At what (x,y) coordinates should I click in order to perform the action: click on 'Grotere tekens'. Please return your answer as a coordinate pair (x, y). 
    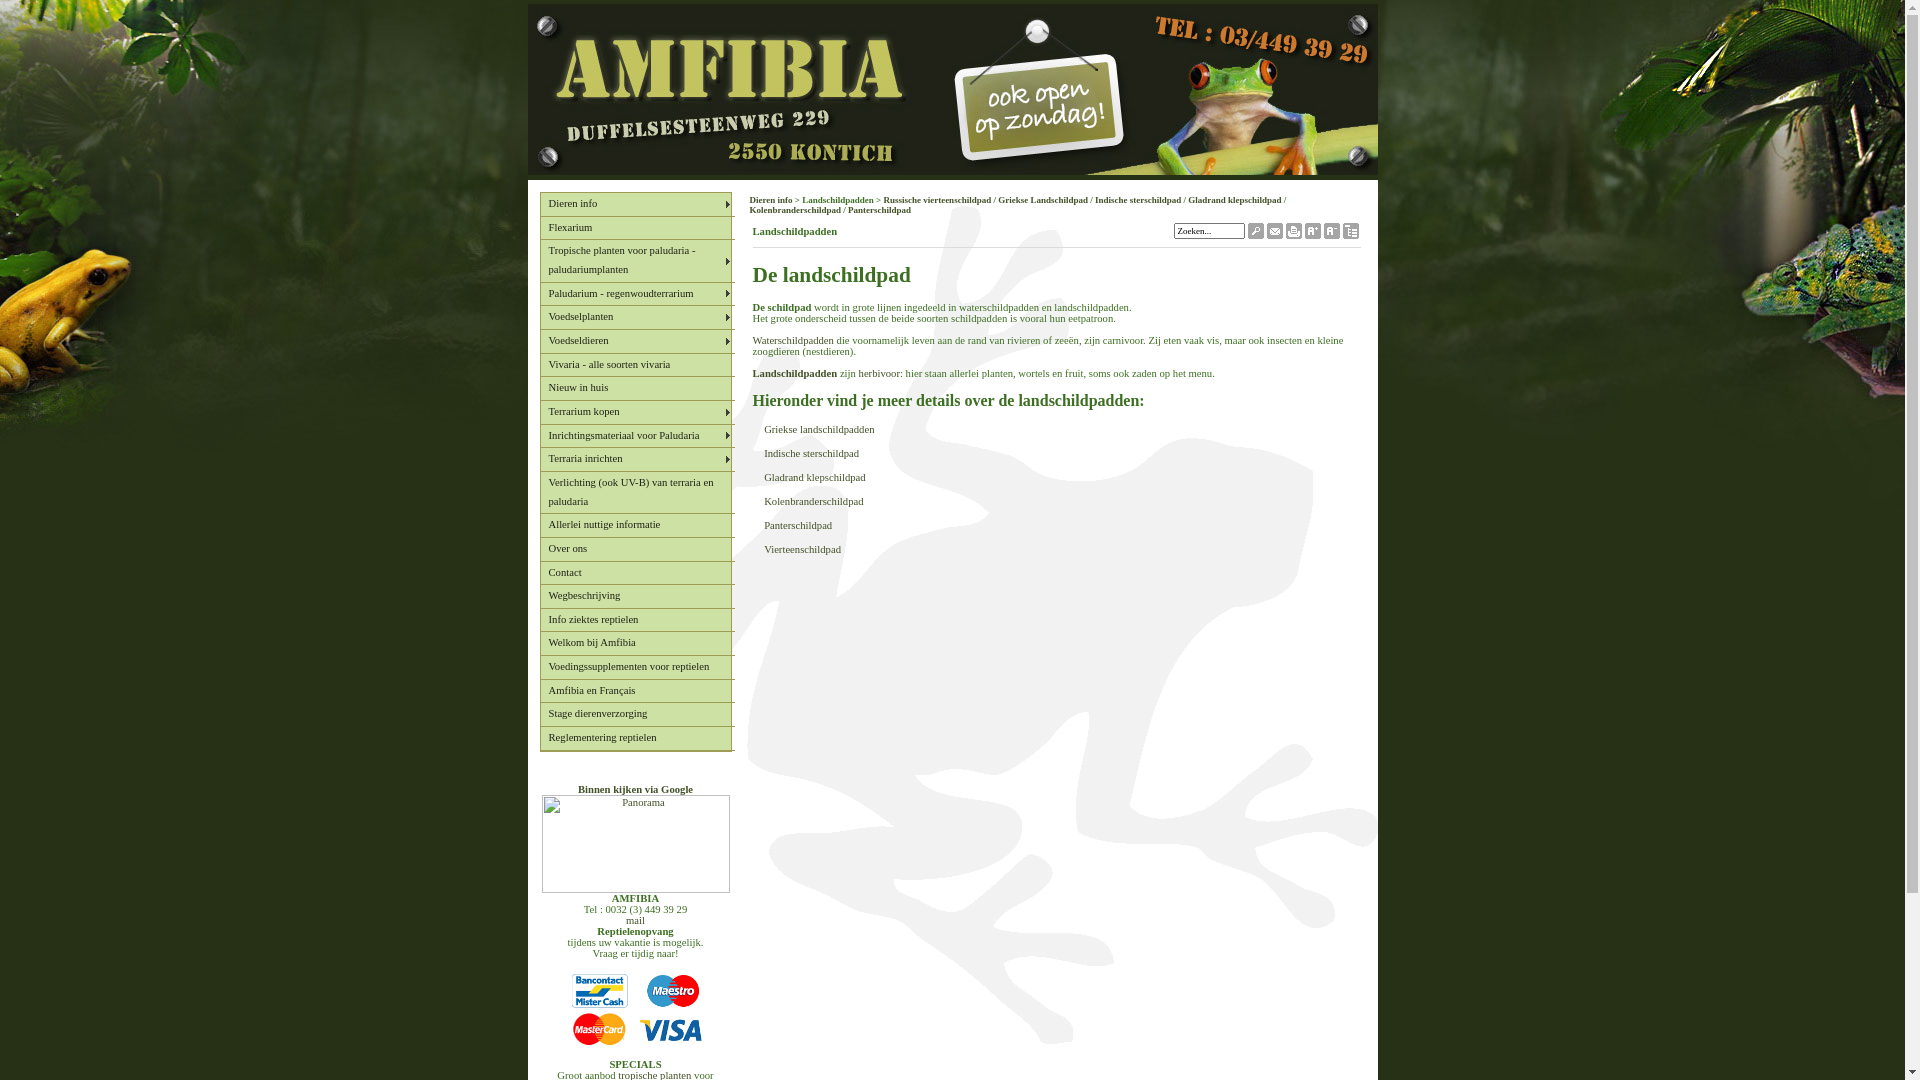
    Looking at the image, I should click on (1311, 233).